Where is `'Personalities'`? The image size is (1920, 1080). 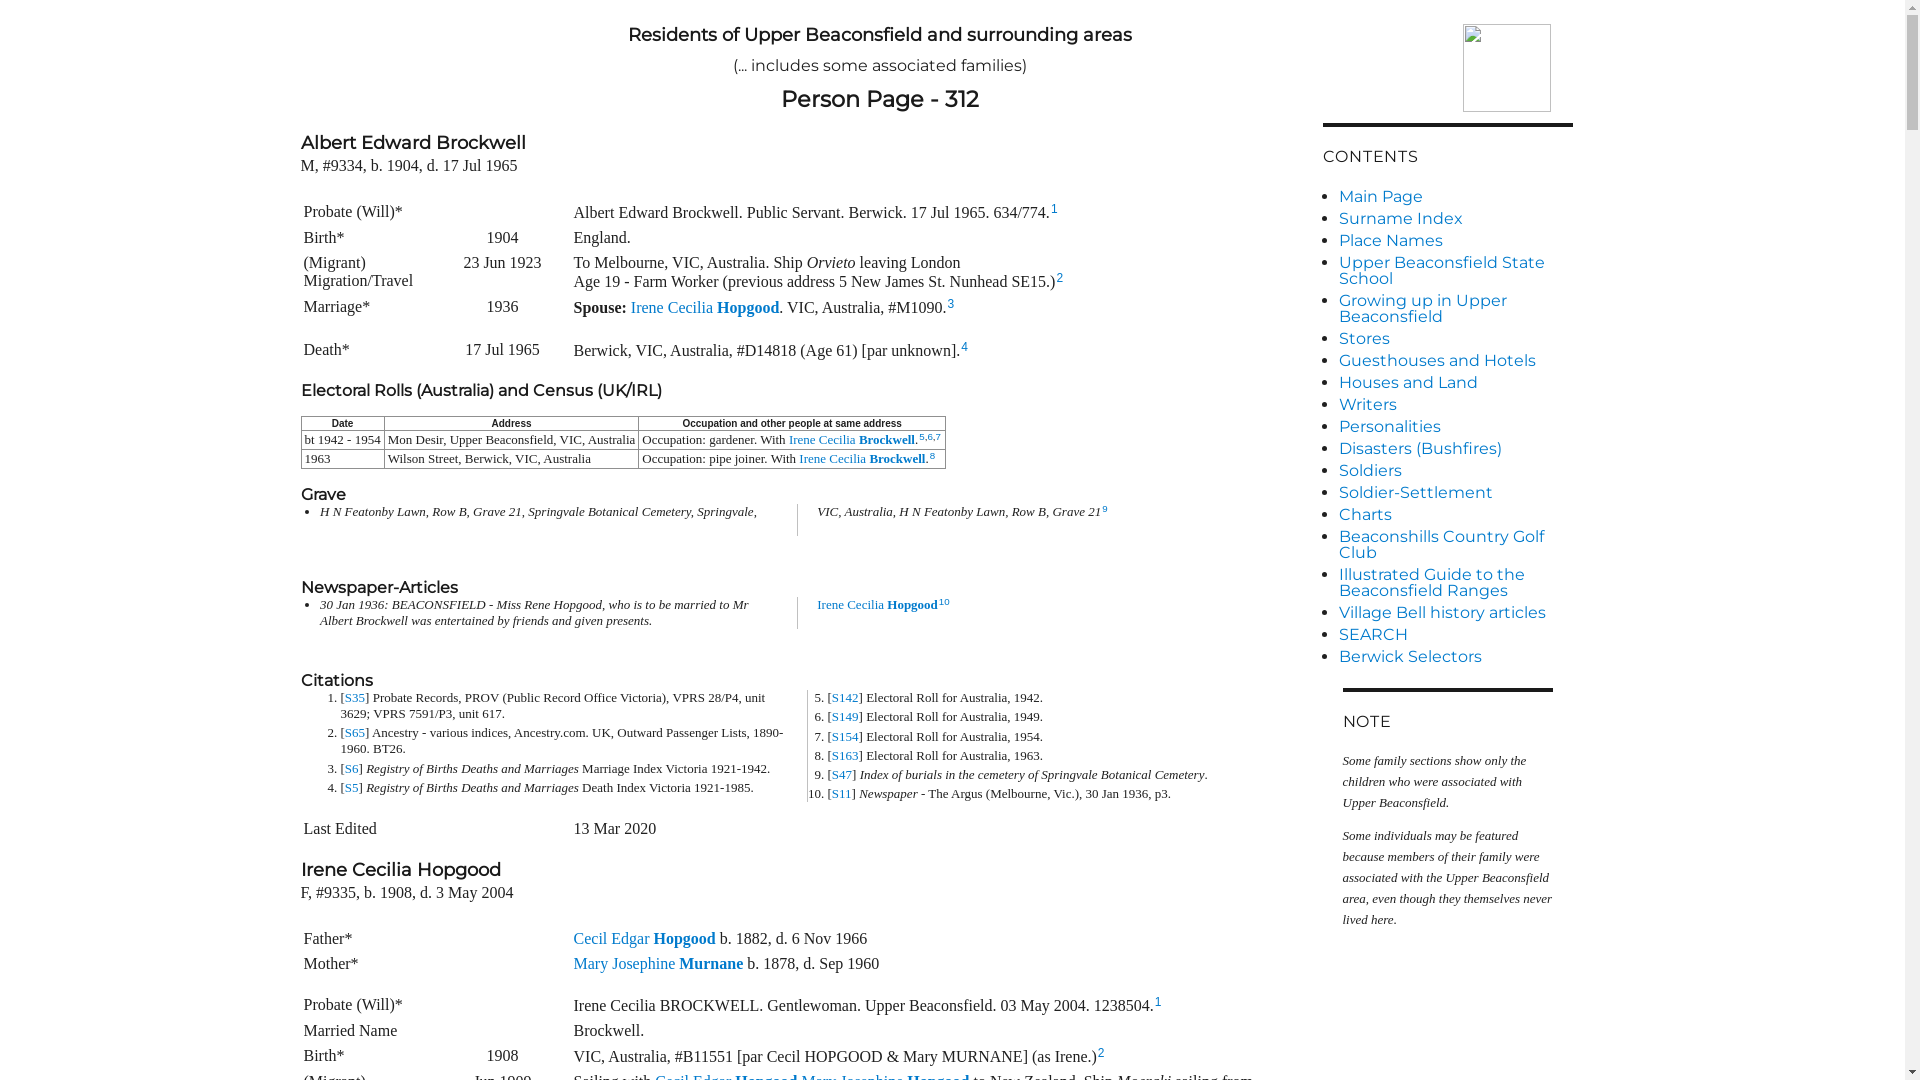 'Personalities' is located at coordinates (1338, 426).